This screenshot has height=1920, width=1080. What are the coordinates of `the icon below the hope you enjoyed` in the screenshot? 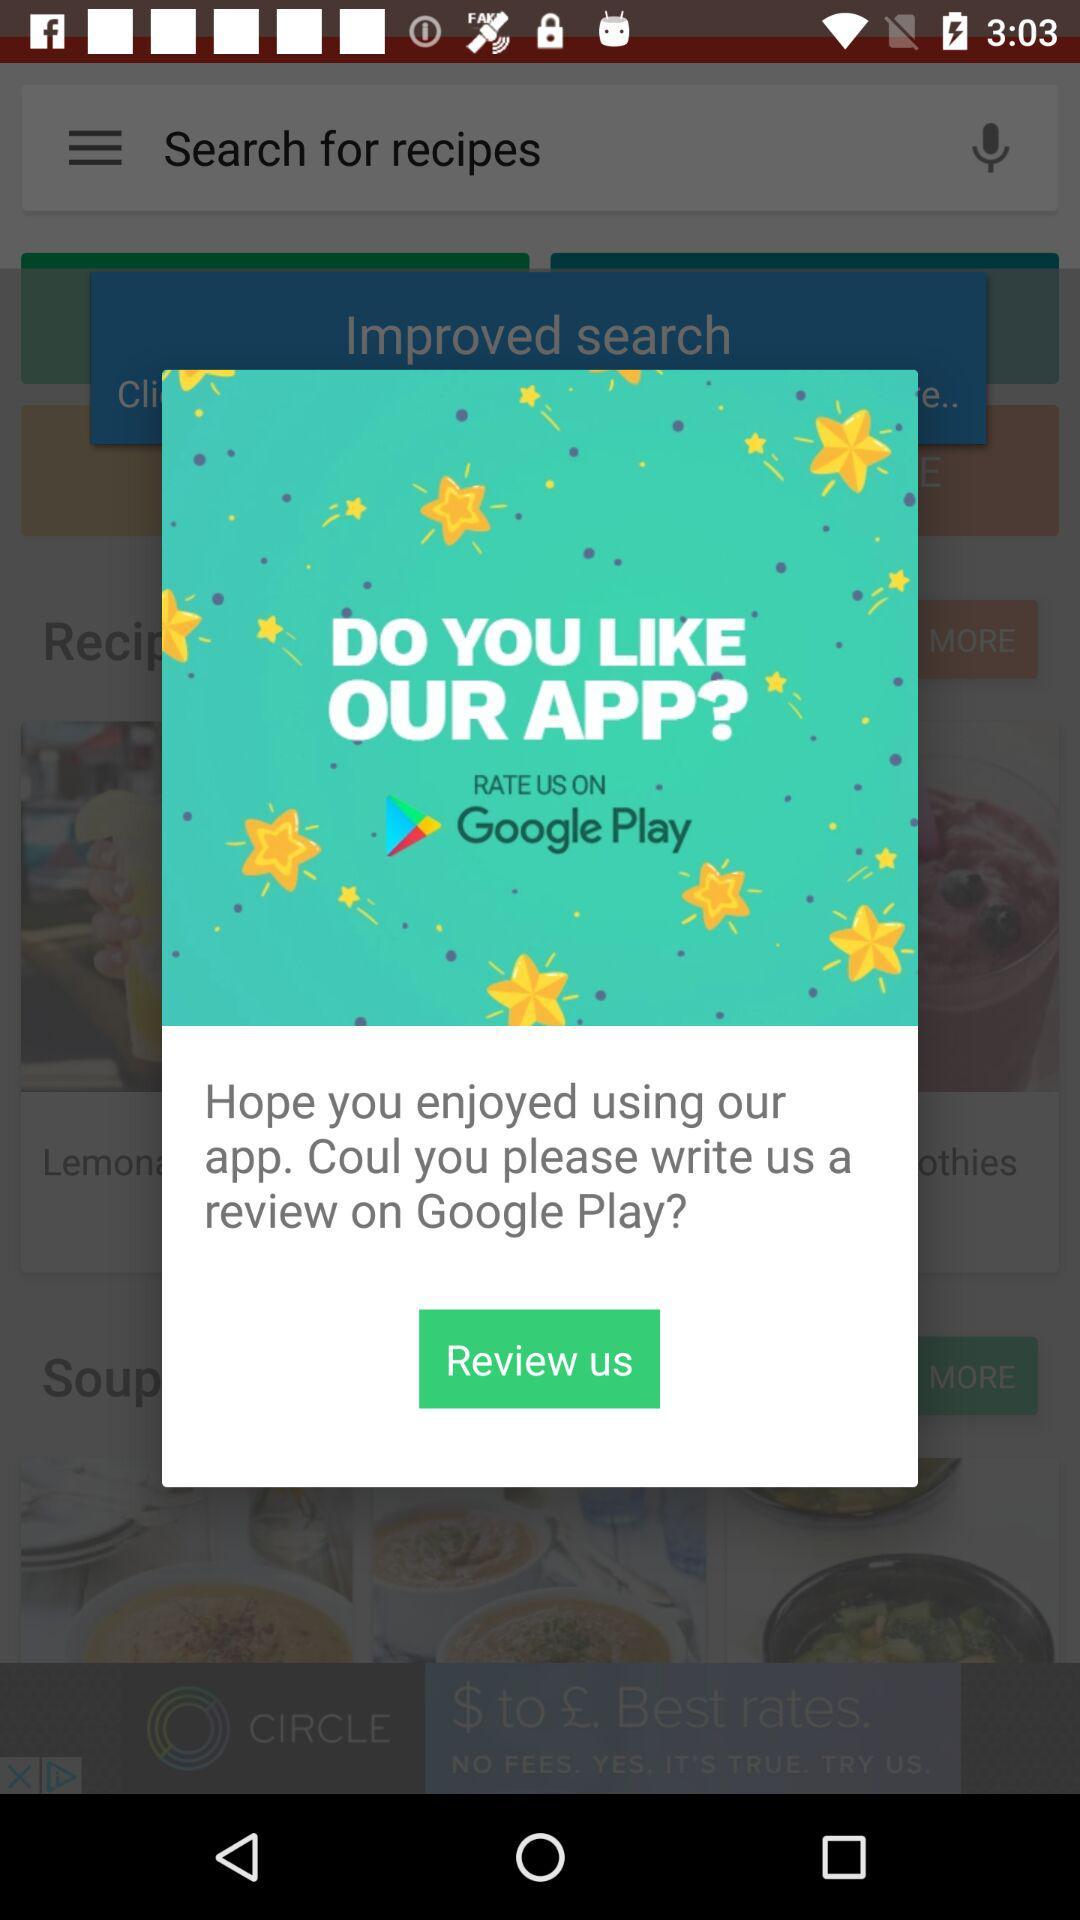 It's located at (538, 1358).